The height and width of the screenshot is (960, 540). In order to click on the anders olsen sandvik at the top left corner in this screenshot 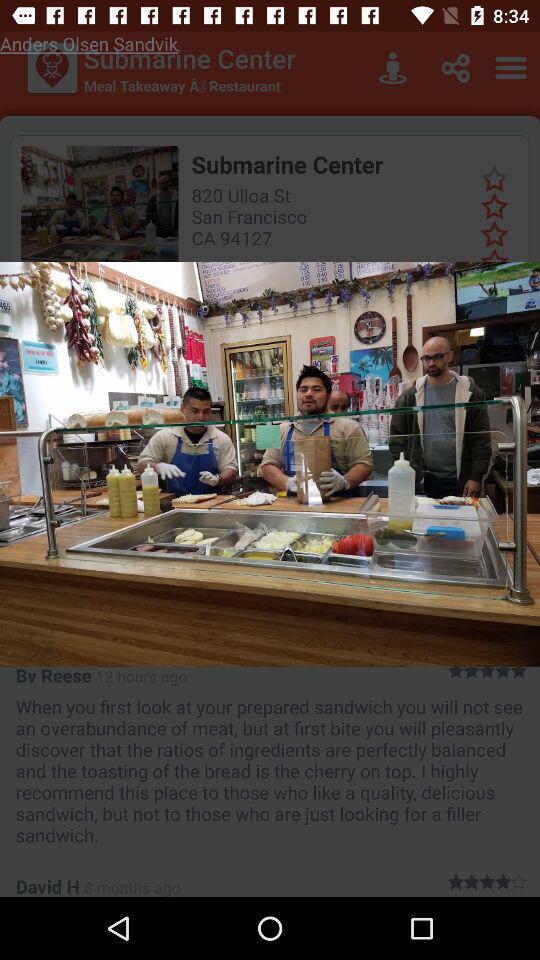, I will do `click(88, 42)`.